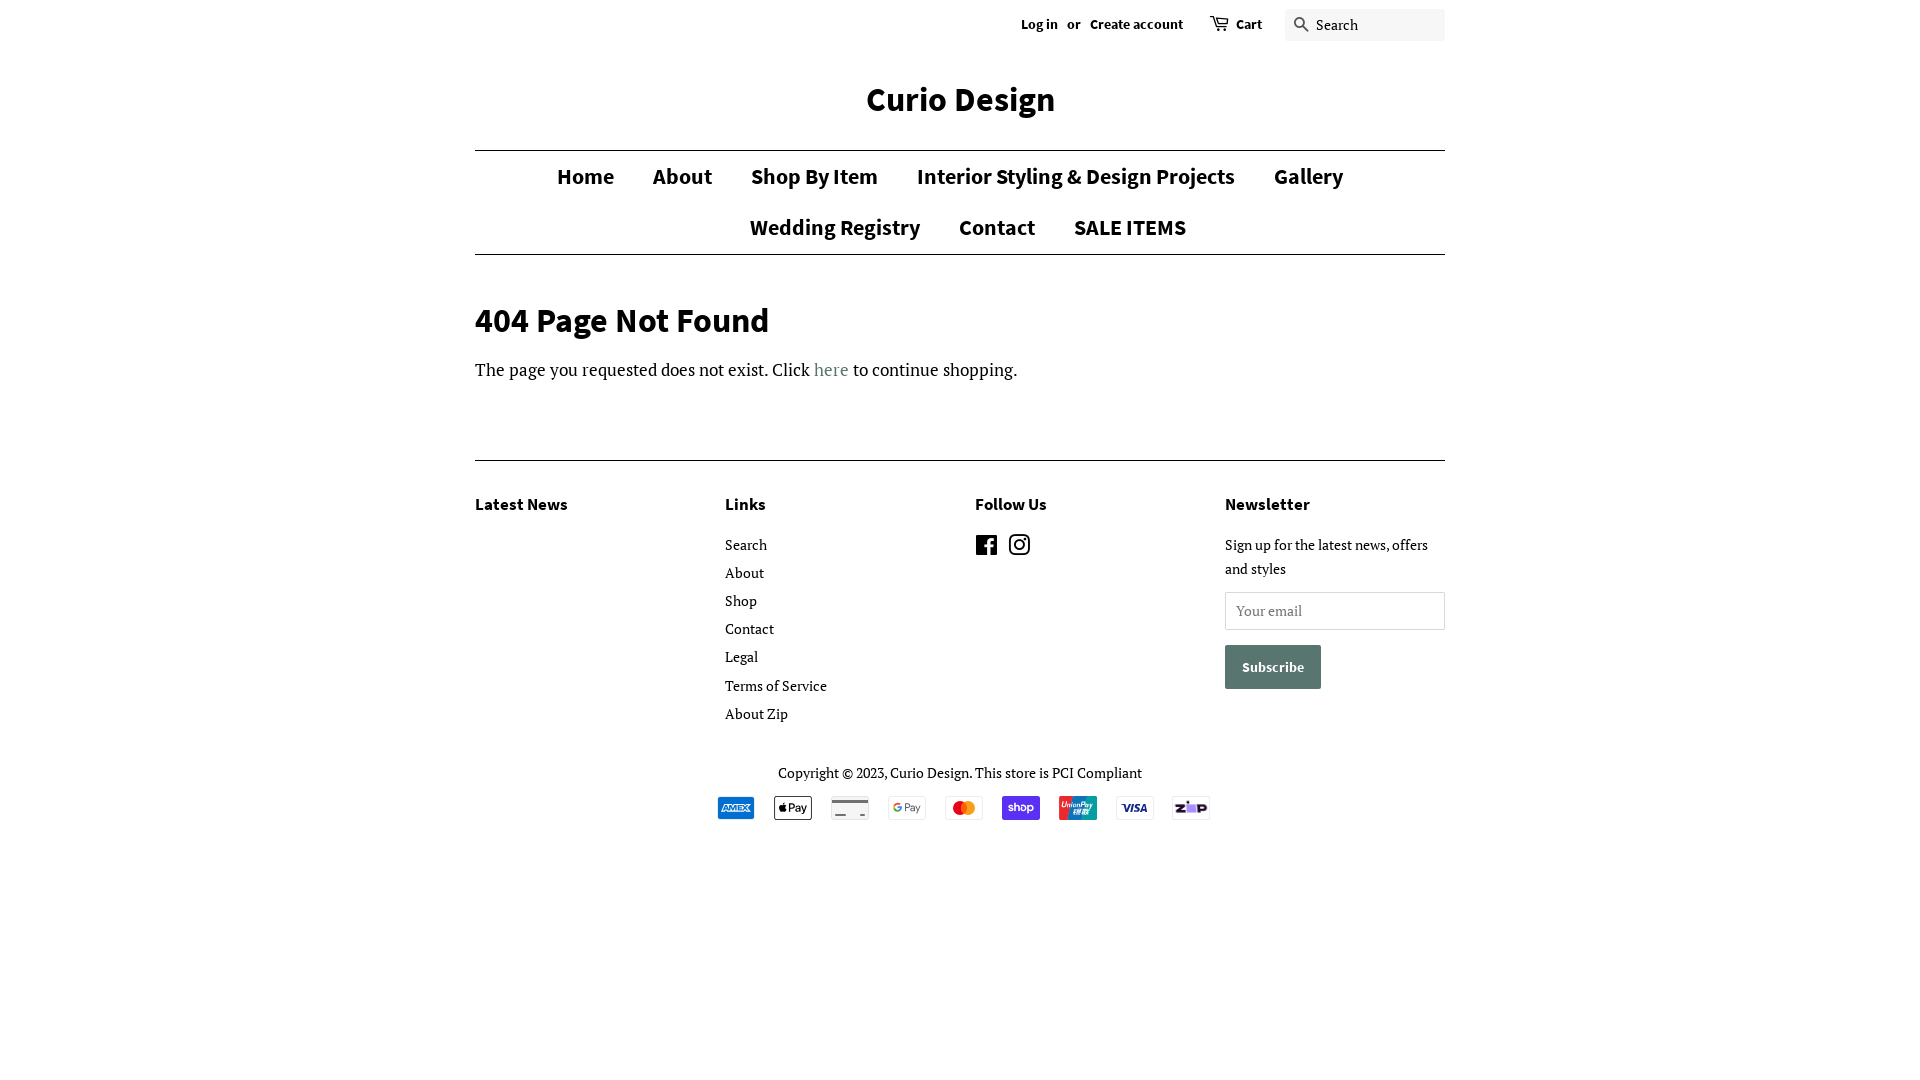 This screenshot has height=1080, width=1920. What do you see at coordinates (1057, 771) in the screenshot?
I see `'This store is PCI Compliant'` at bounding box center [1057, 771].